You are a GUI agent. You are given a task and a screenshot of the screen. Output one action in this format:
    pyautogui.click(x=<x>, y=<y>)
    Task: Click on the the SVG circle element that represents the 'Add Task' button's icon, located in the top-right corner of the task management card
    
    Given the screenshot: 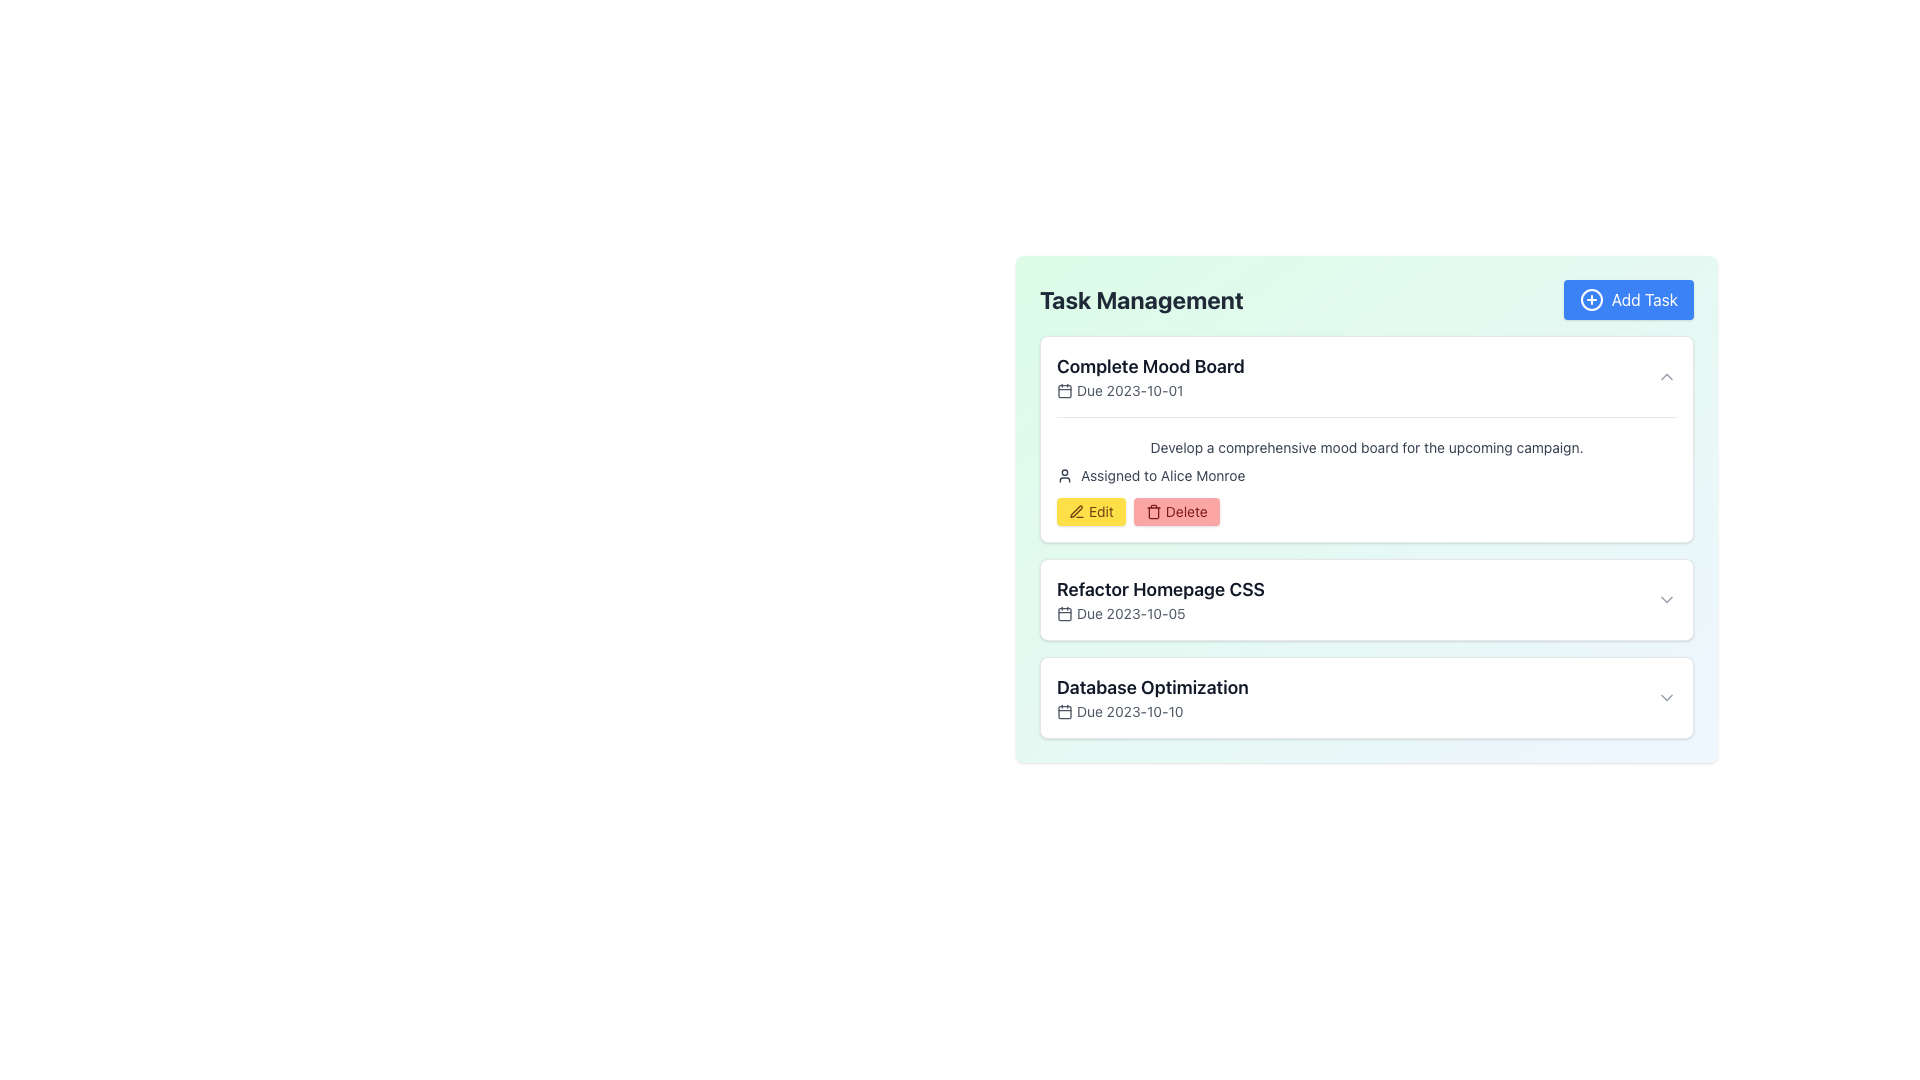 What is the action you would take?
    pyautogui.click(x=1590, y=300)
    